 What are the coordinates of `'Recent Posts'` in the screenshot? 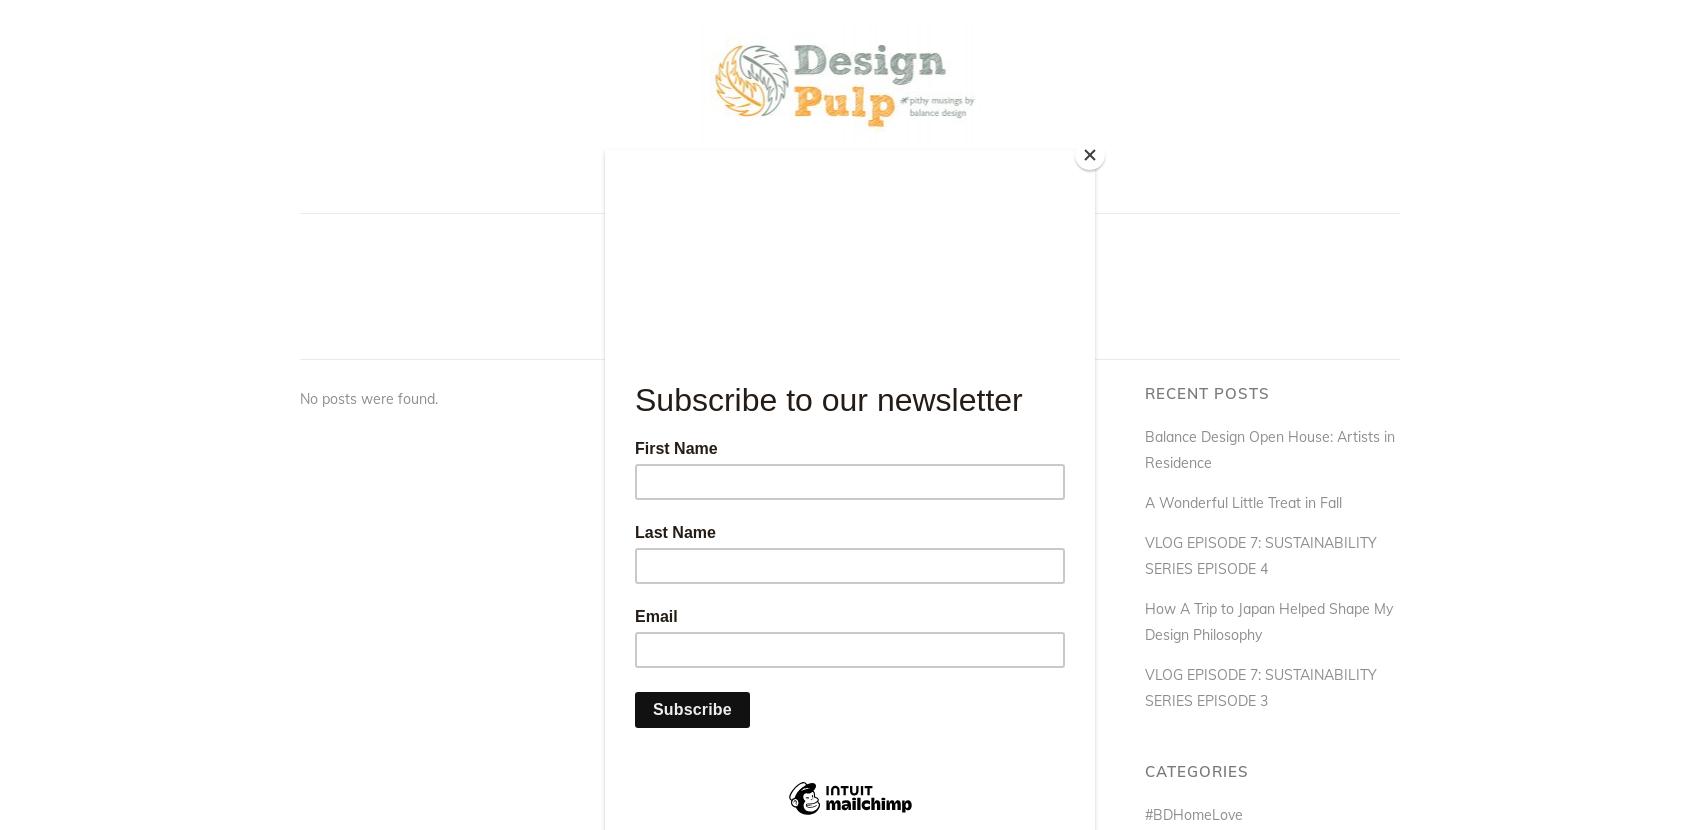 It's located at (1206, 392).